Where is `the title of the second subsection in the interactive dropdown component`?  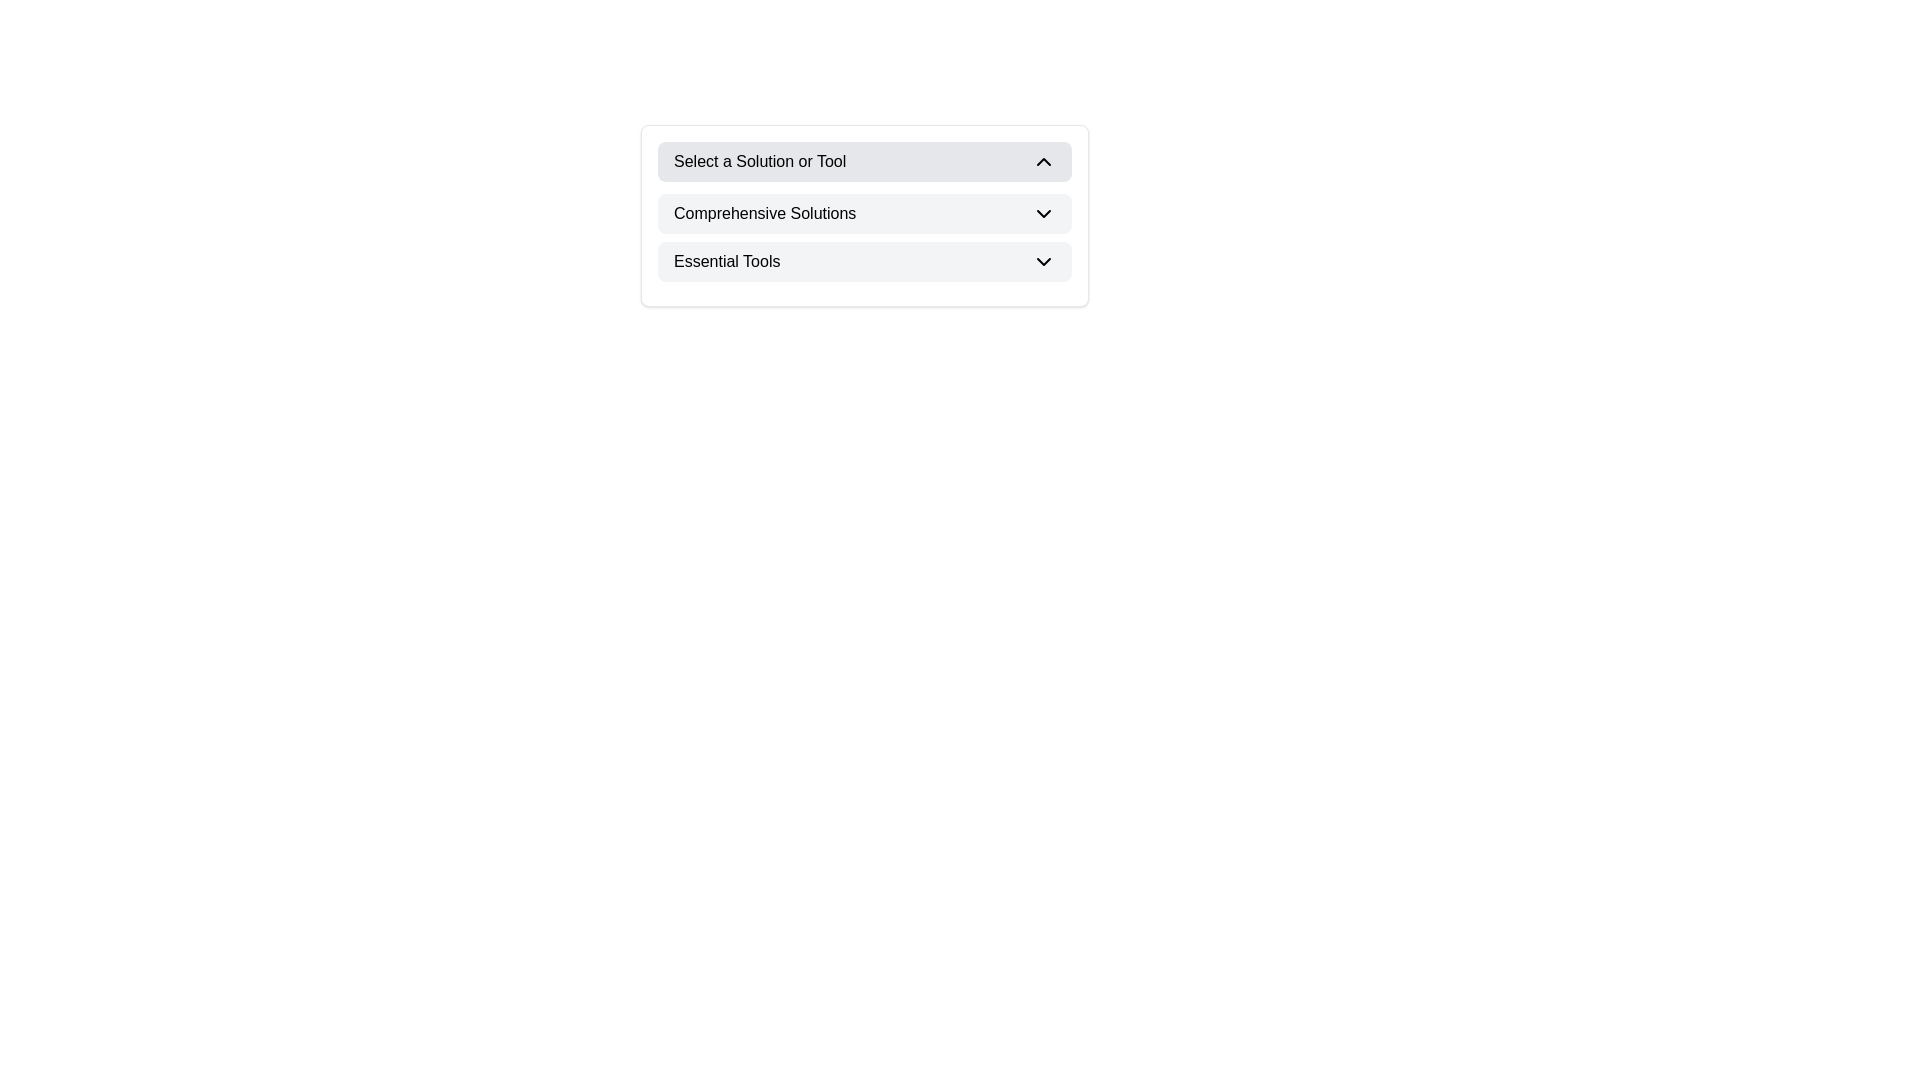 the title of the second subsection in the interactive dropdown component is located at coordinates (864, 216).